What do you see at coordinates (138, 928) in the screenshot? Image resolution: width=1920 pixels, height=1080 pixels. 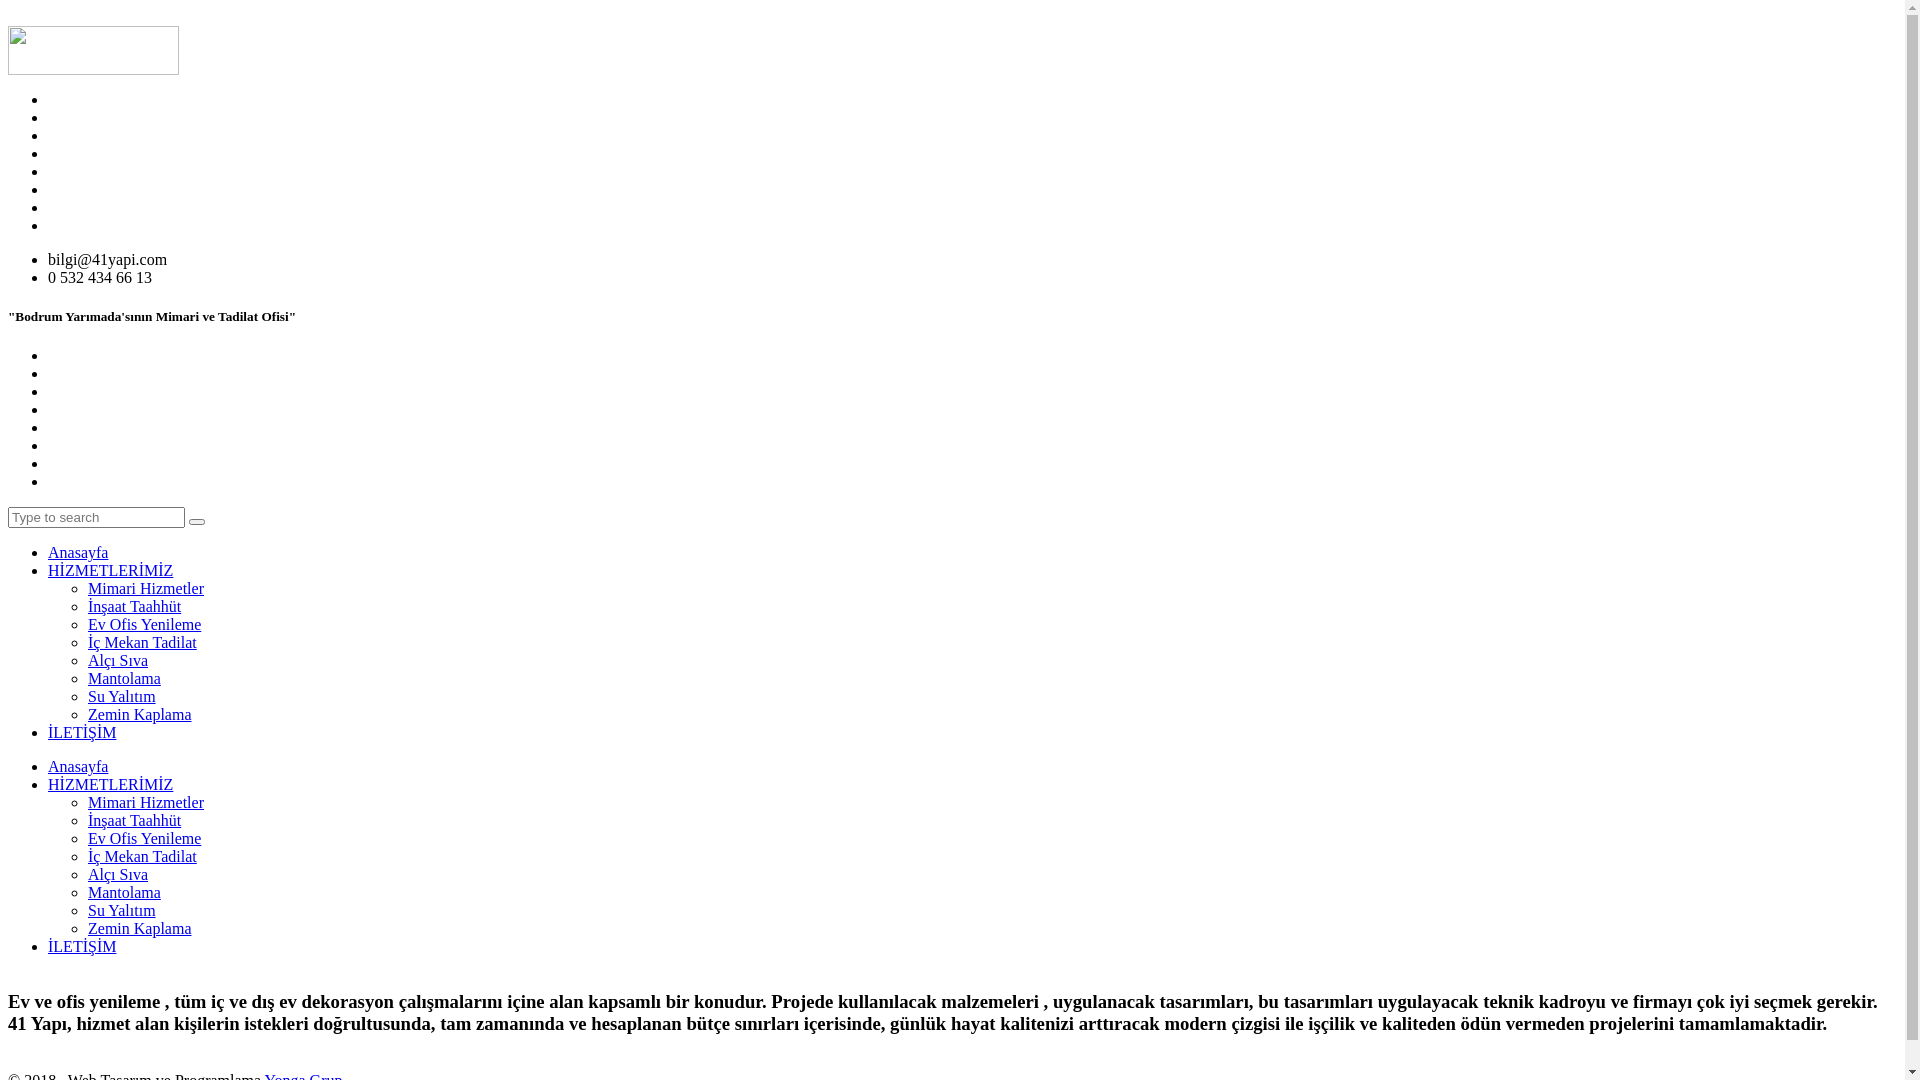 I see `'Zemin Kaplama'` at bounding box center [138, 928].